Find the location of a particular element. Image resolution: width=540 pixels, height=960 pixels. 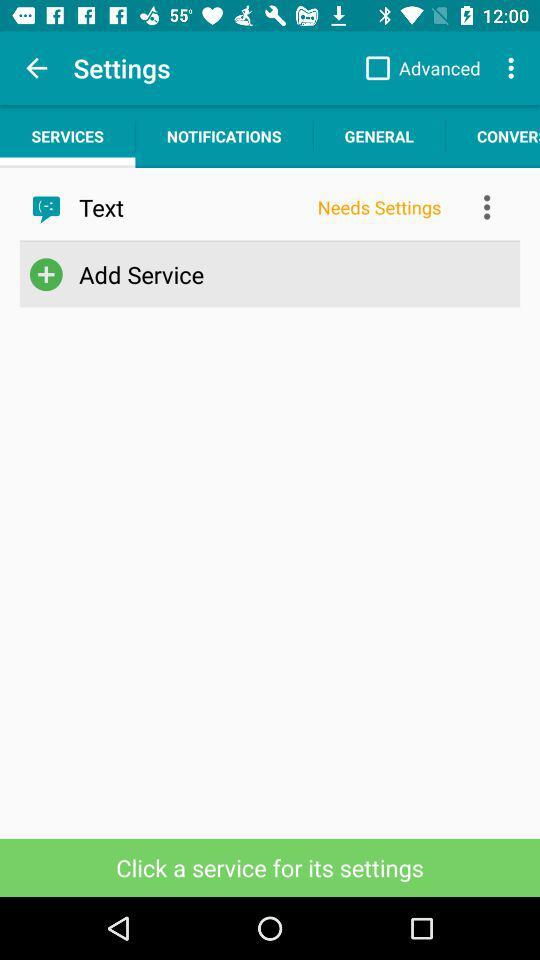

the text item is located at coordinates (191, 207).